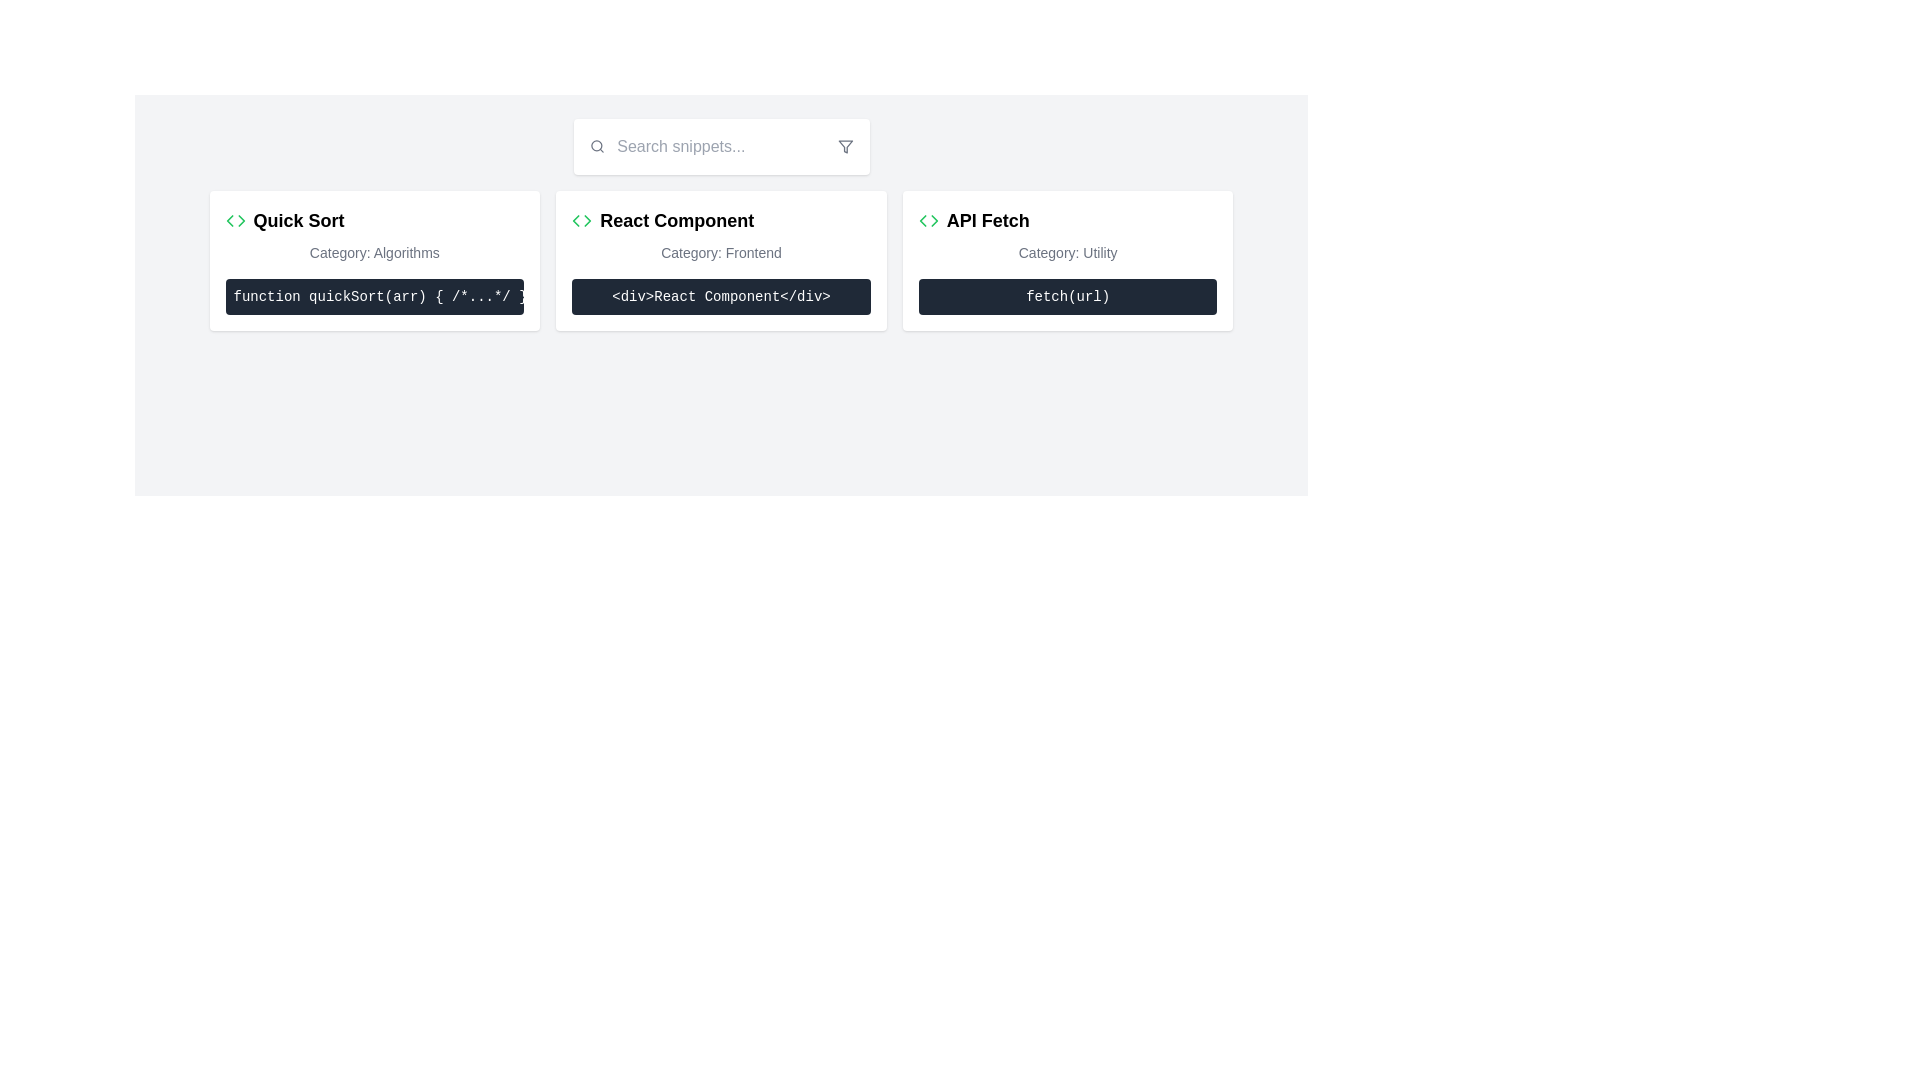 Image resolution: width=1920 pixels, height=1080 pixels. Describe the element at coordinates (720, 145) in the screenshot. I see `the Search bar located near the top center of the interface, directly above the content cards titled 'Quick Sort,' 'React Component,' and 'API Fetch'` at that location.